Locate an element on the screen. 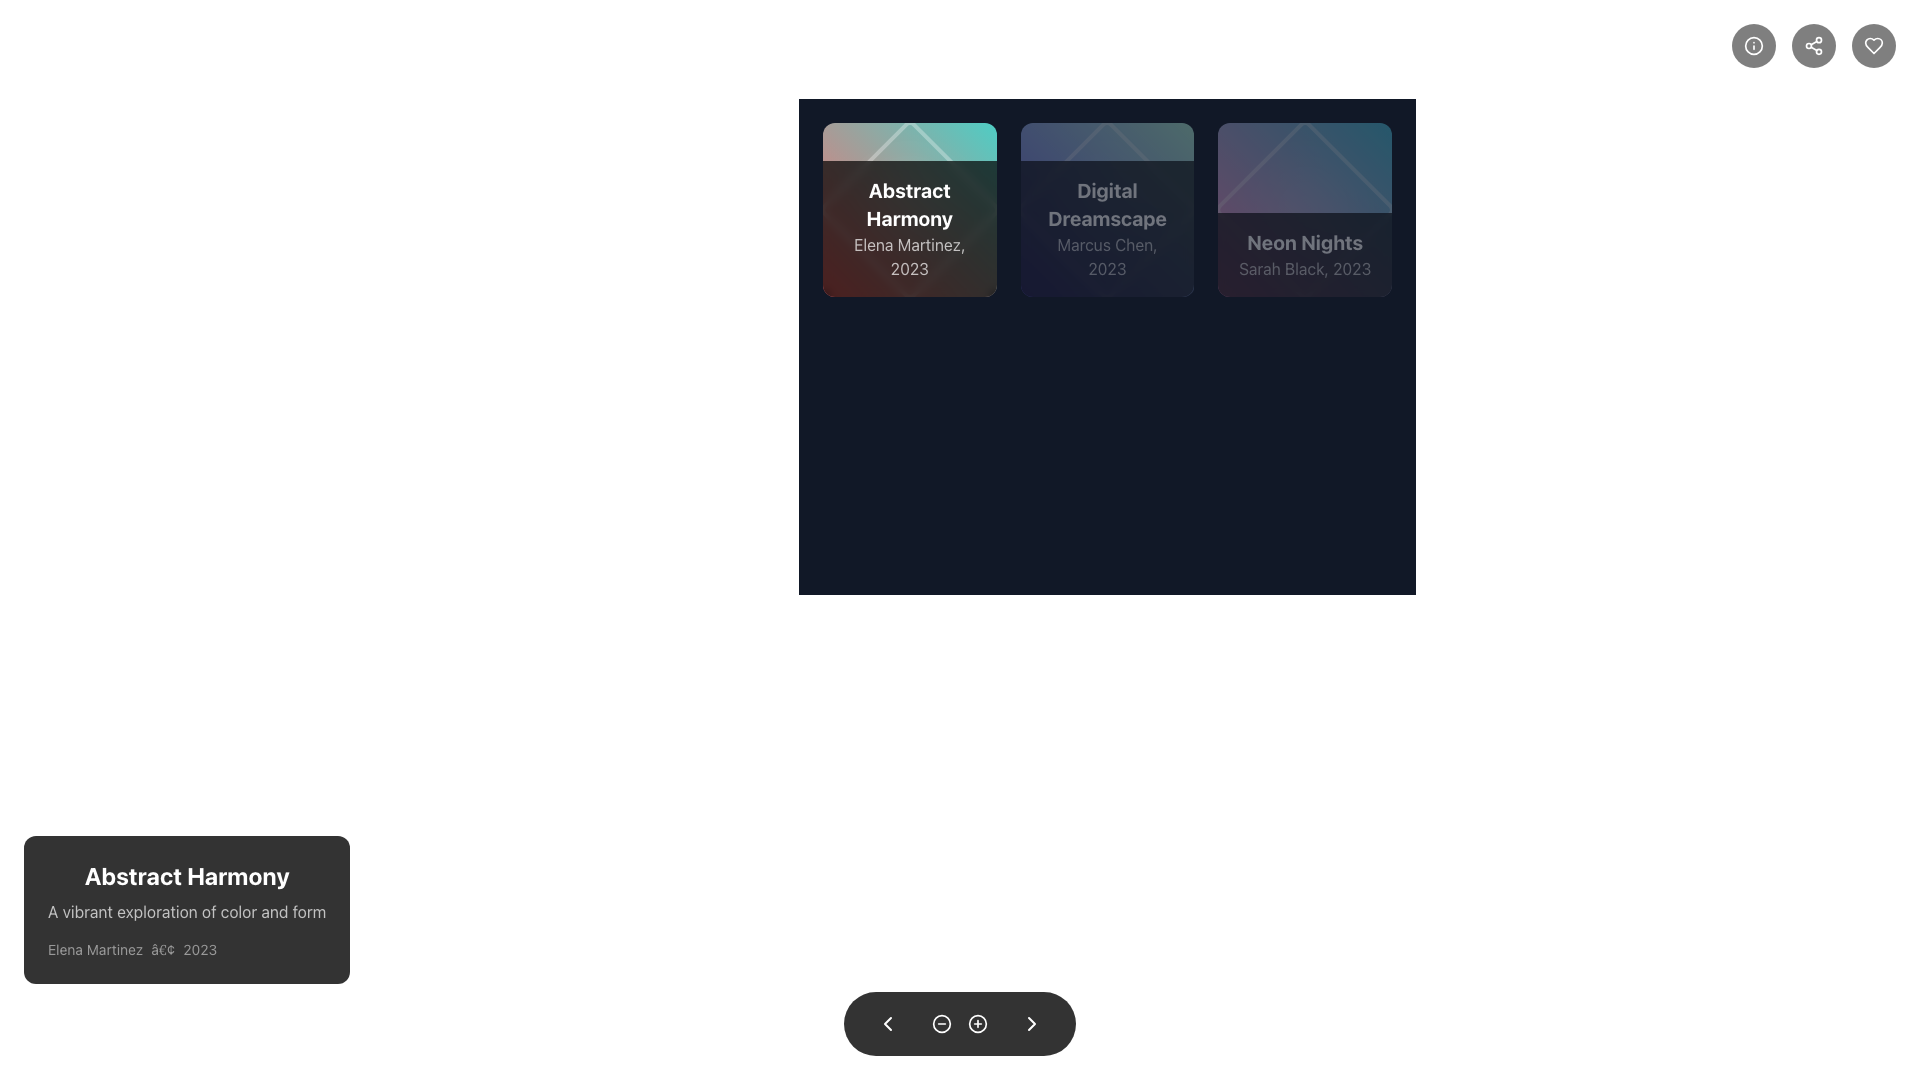 This screenshot has width=1920, height=1080. the white chevron icon located at the bottom-right of the interface is located at coordinates (1032, 1023).